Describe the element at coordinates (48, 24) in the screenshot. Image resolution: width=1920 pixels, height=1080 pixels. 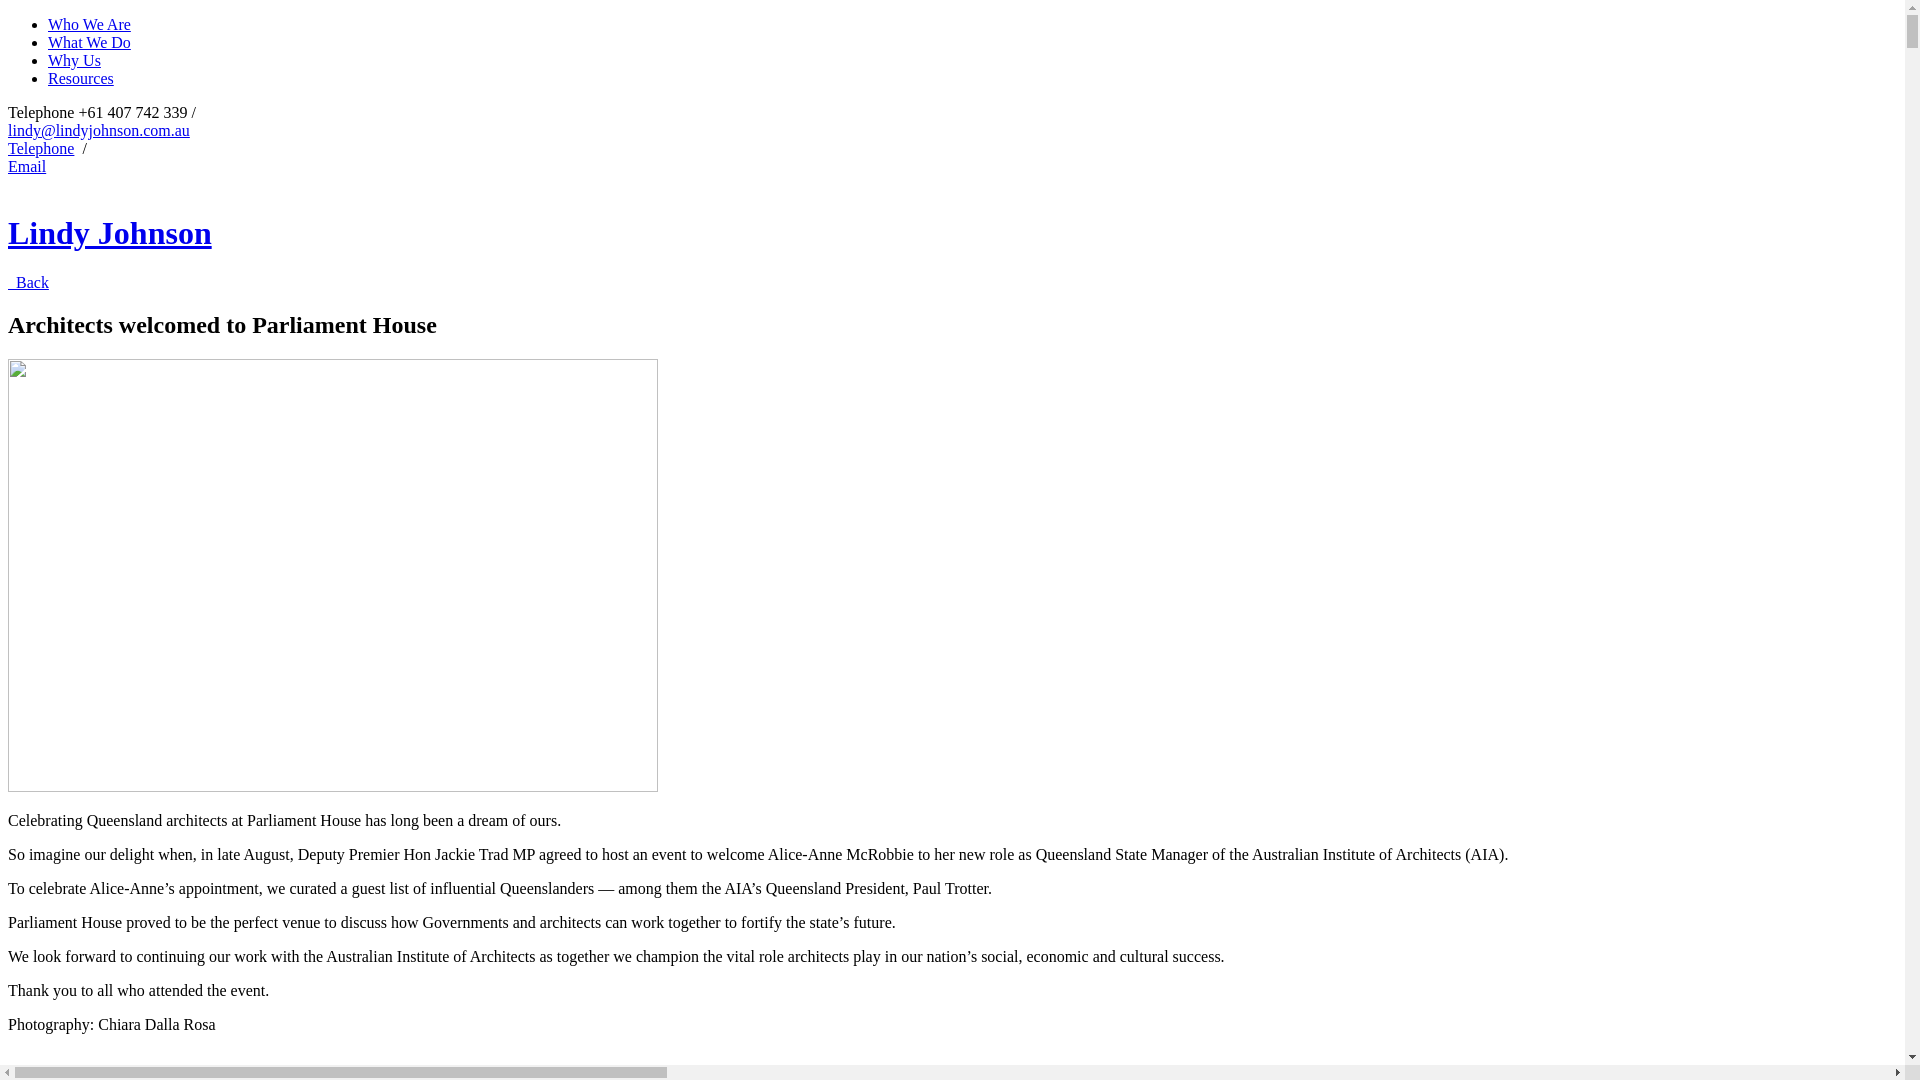
I see `'Who We Are'` at that location.